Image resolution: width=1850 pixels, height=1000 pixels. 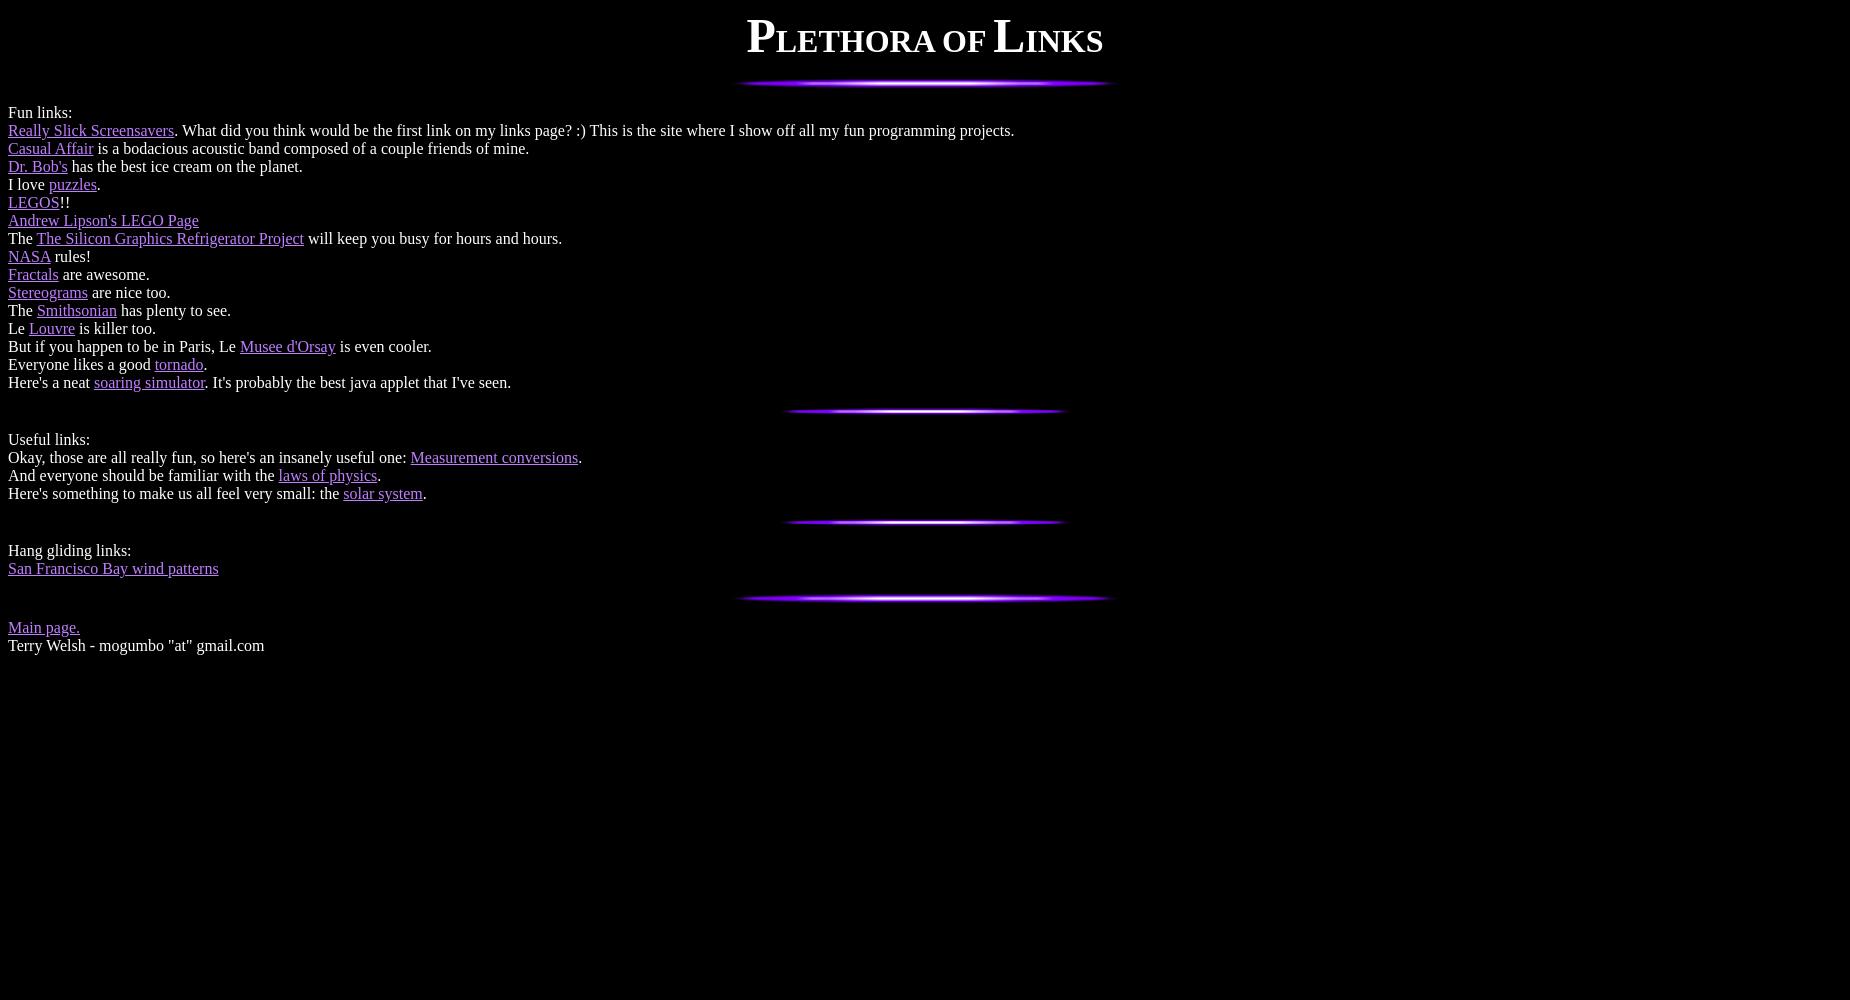 What do you see at coordinates (28, 256) in the screenshot?
I see `'NASA'` at bounding box center [28, 256].